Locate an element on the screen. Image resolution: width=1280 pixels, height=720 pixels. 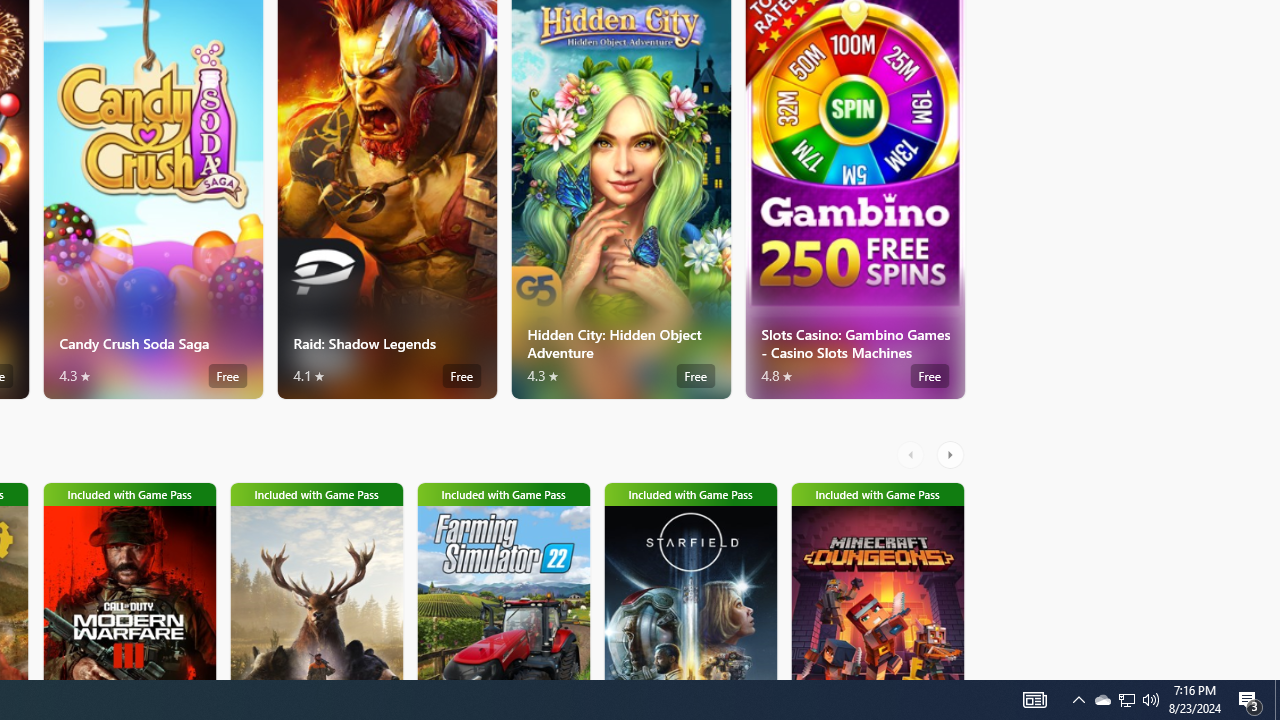
'AutomationID: LeftScrollButton' is located at coordinates (912, 455).